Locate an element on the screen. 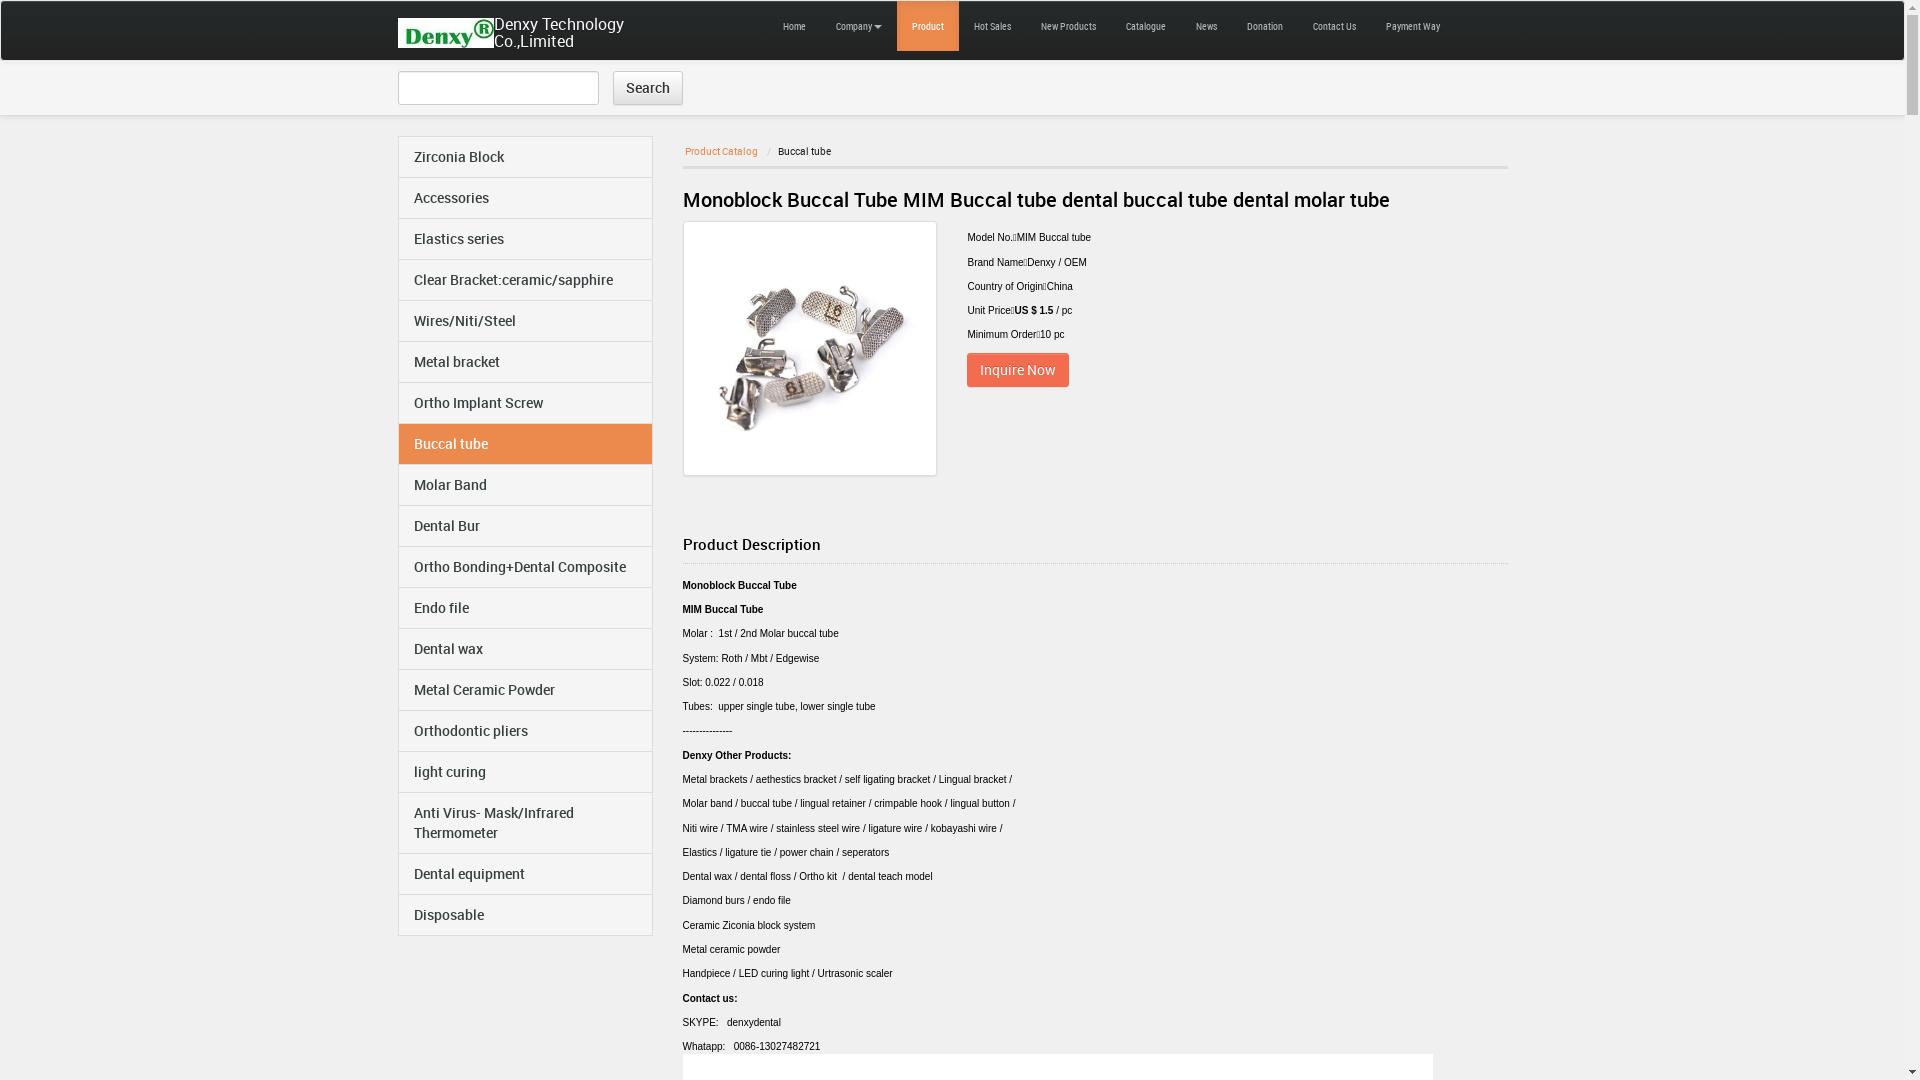 The width and height of the screenshot is (1920, 1080). 'New Products' is located at coordinates (1026, 26).